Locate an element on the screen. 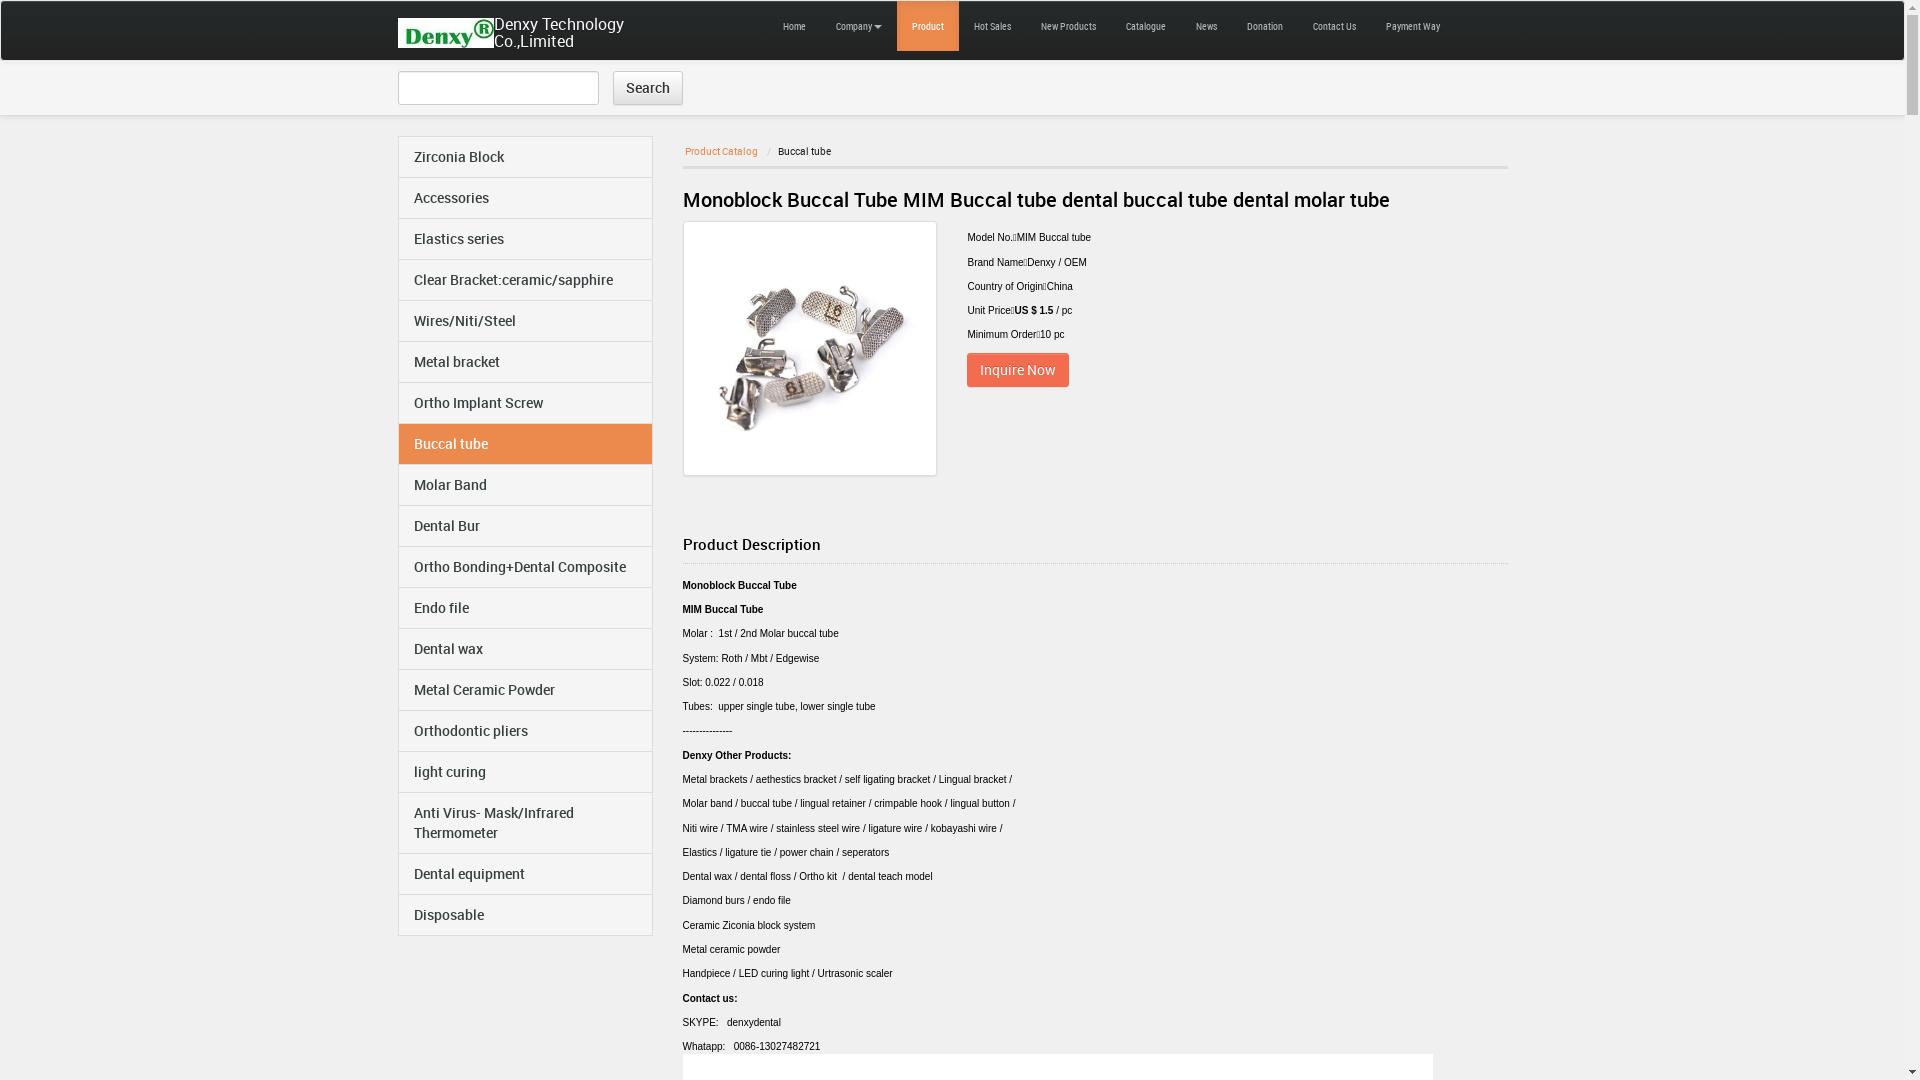 The width and height of the screenshot is (1920, 1080). 'New Products' is located at coordinates (1026, 26).